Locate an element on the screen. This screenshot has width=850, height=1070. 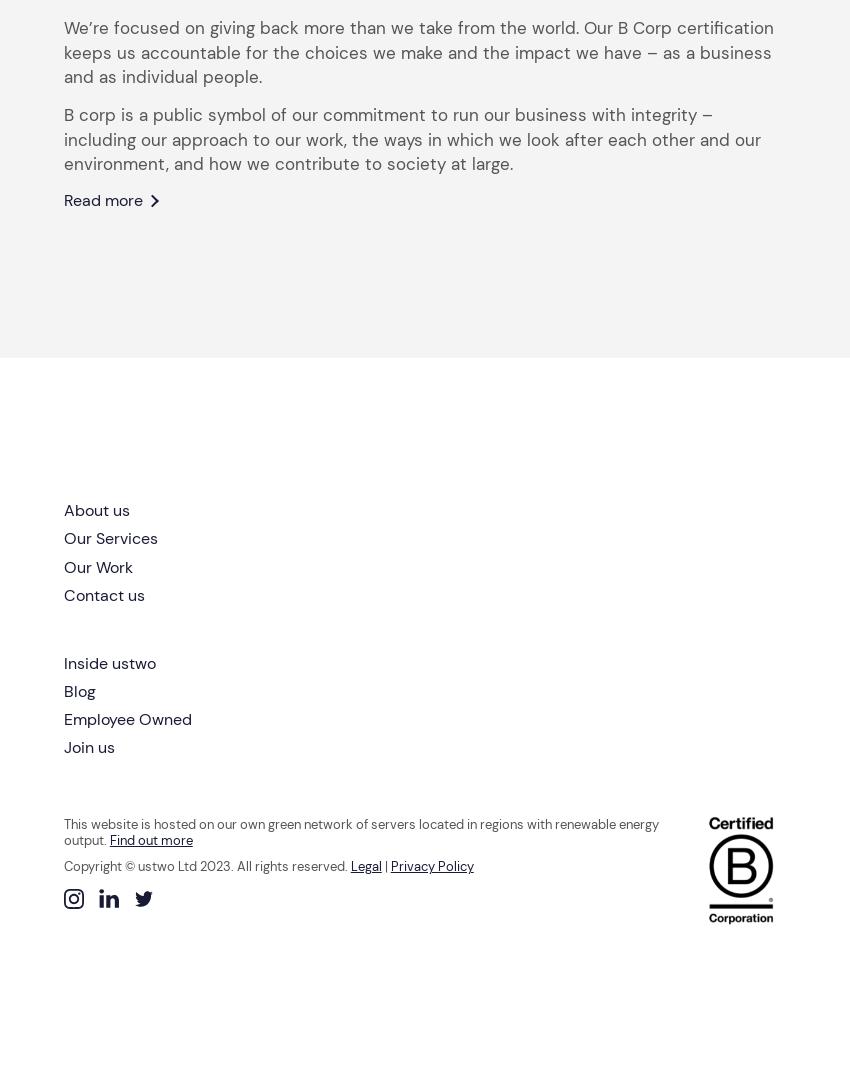
'2023' is located at coordinates (214, 866).